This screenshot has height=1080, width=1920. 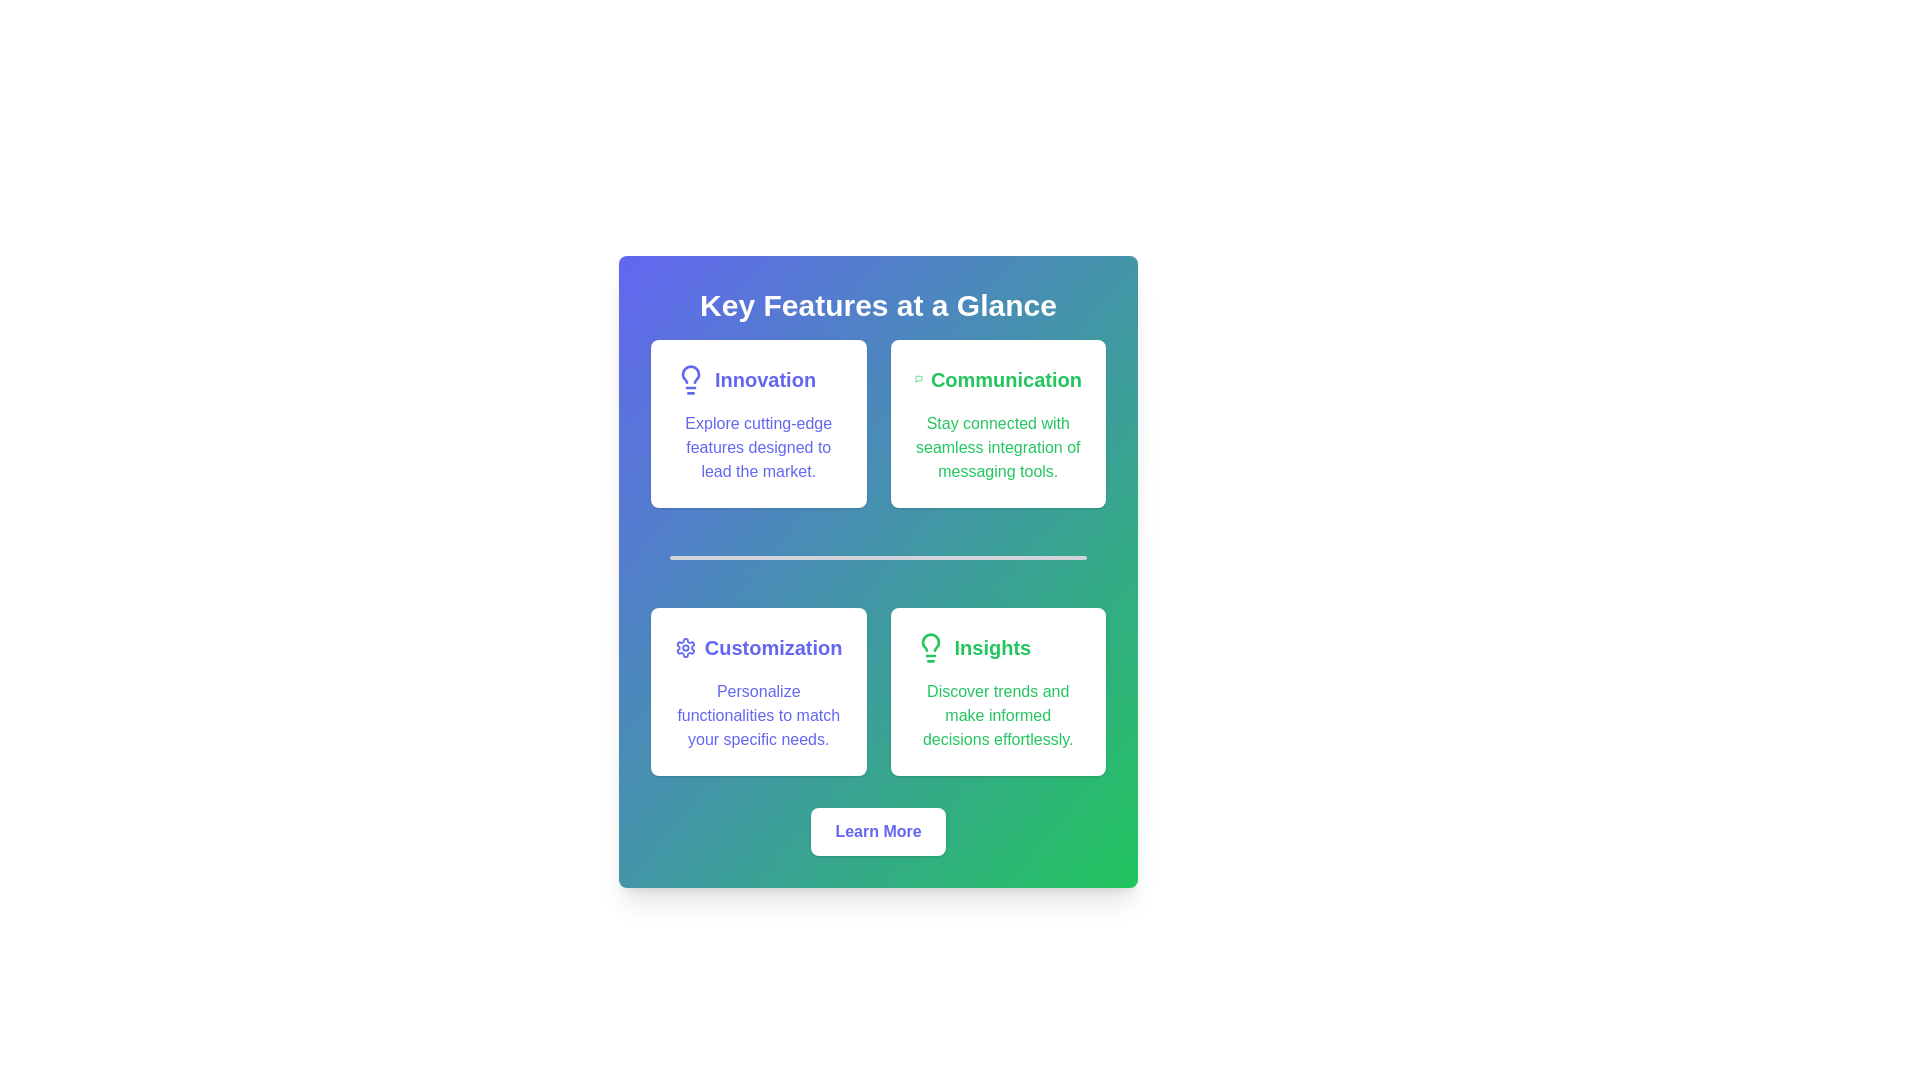 What do you see at coordinates (878, 558) in the screenshot?
I see `the second item in the grid layout under the 'Key Features at a Glance' section` at bounding box center [878, 558].